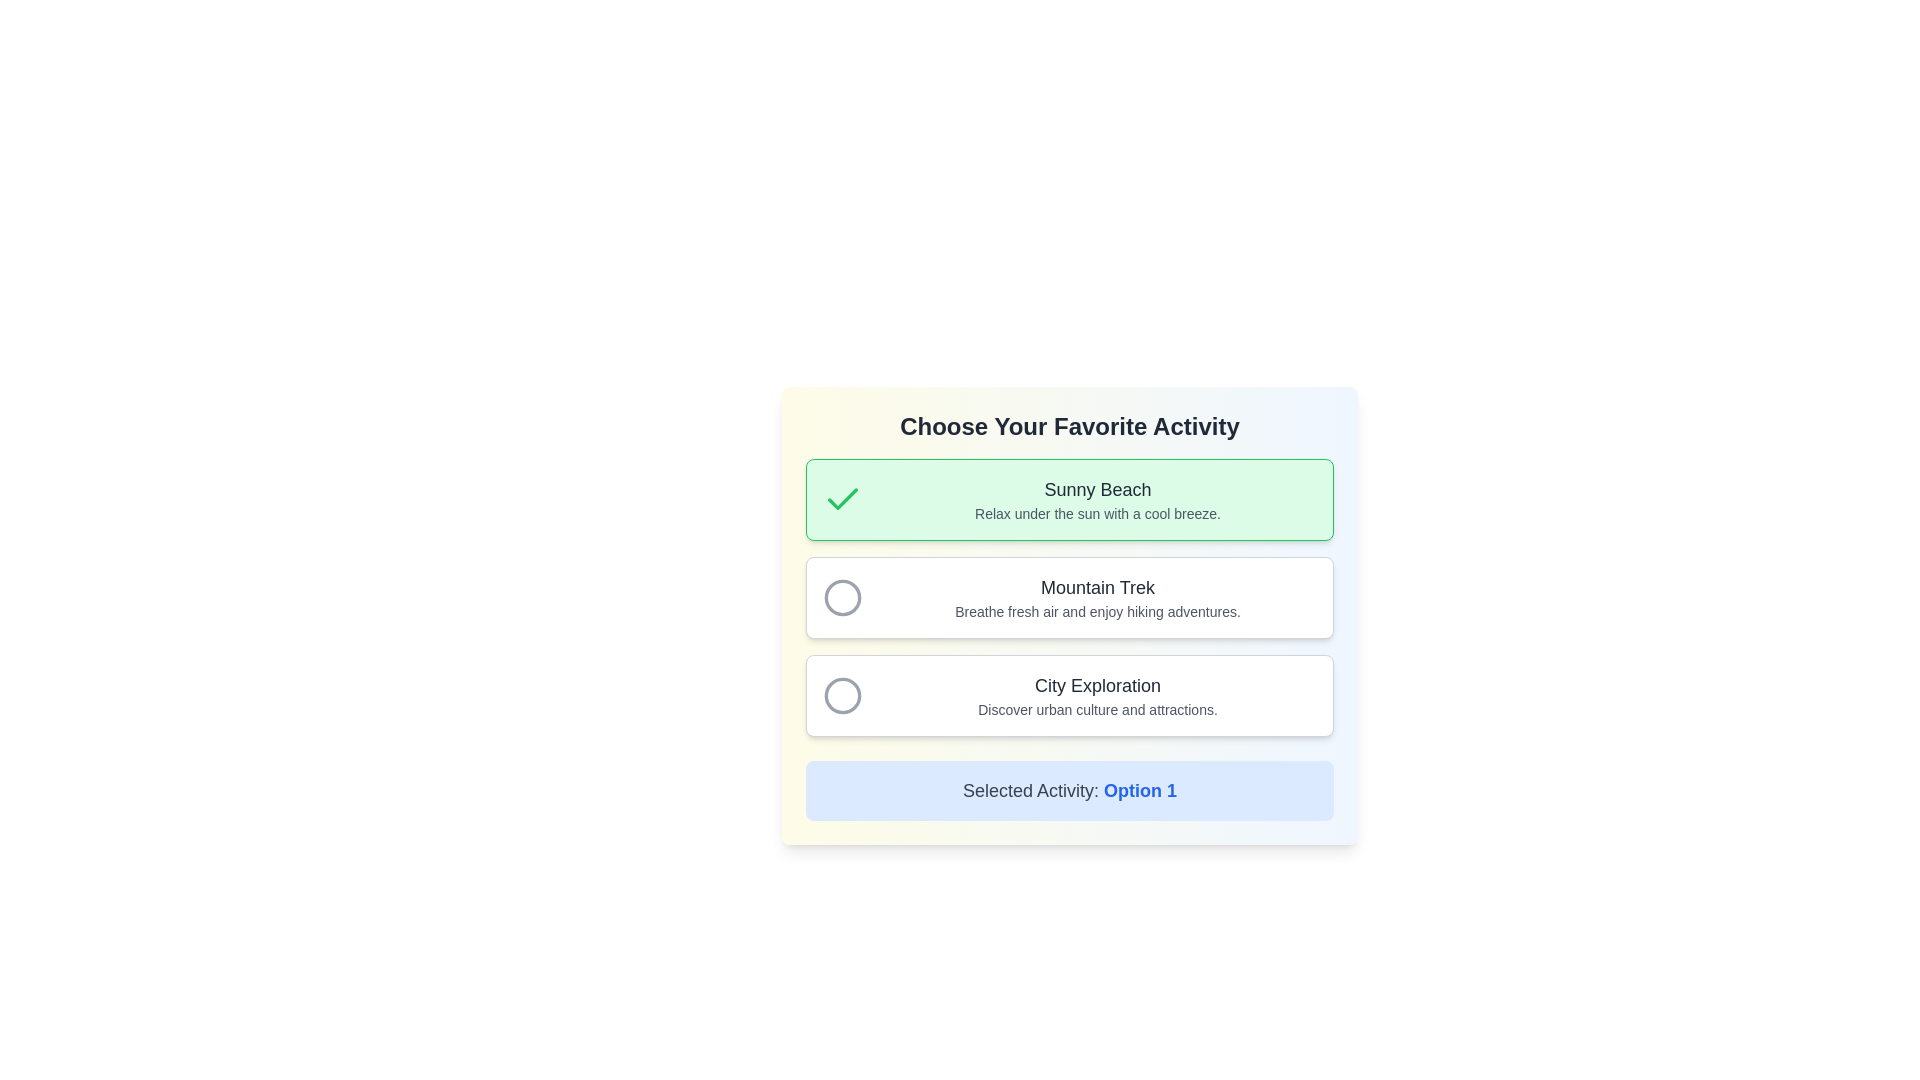 The image size is (1920, 1080). What do you see at coordinates (1097, 489) in the screenshot?
I see `text element titled 'Sunny Beach', which is the first selectable option under 'Choose Your Favorite Activity'` at bounding box center [1097, 489].